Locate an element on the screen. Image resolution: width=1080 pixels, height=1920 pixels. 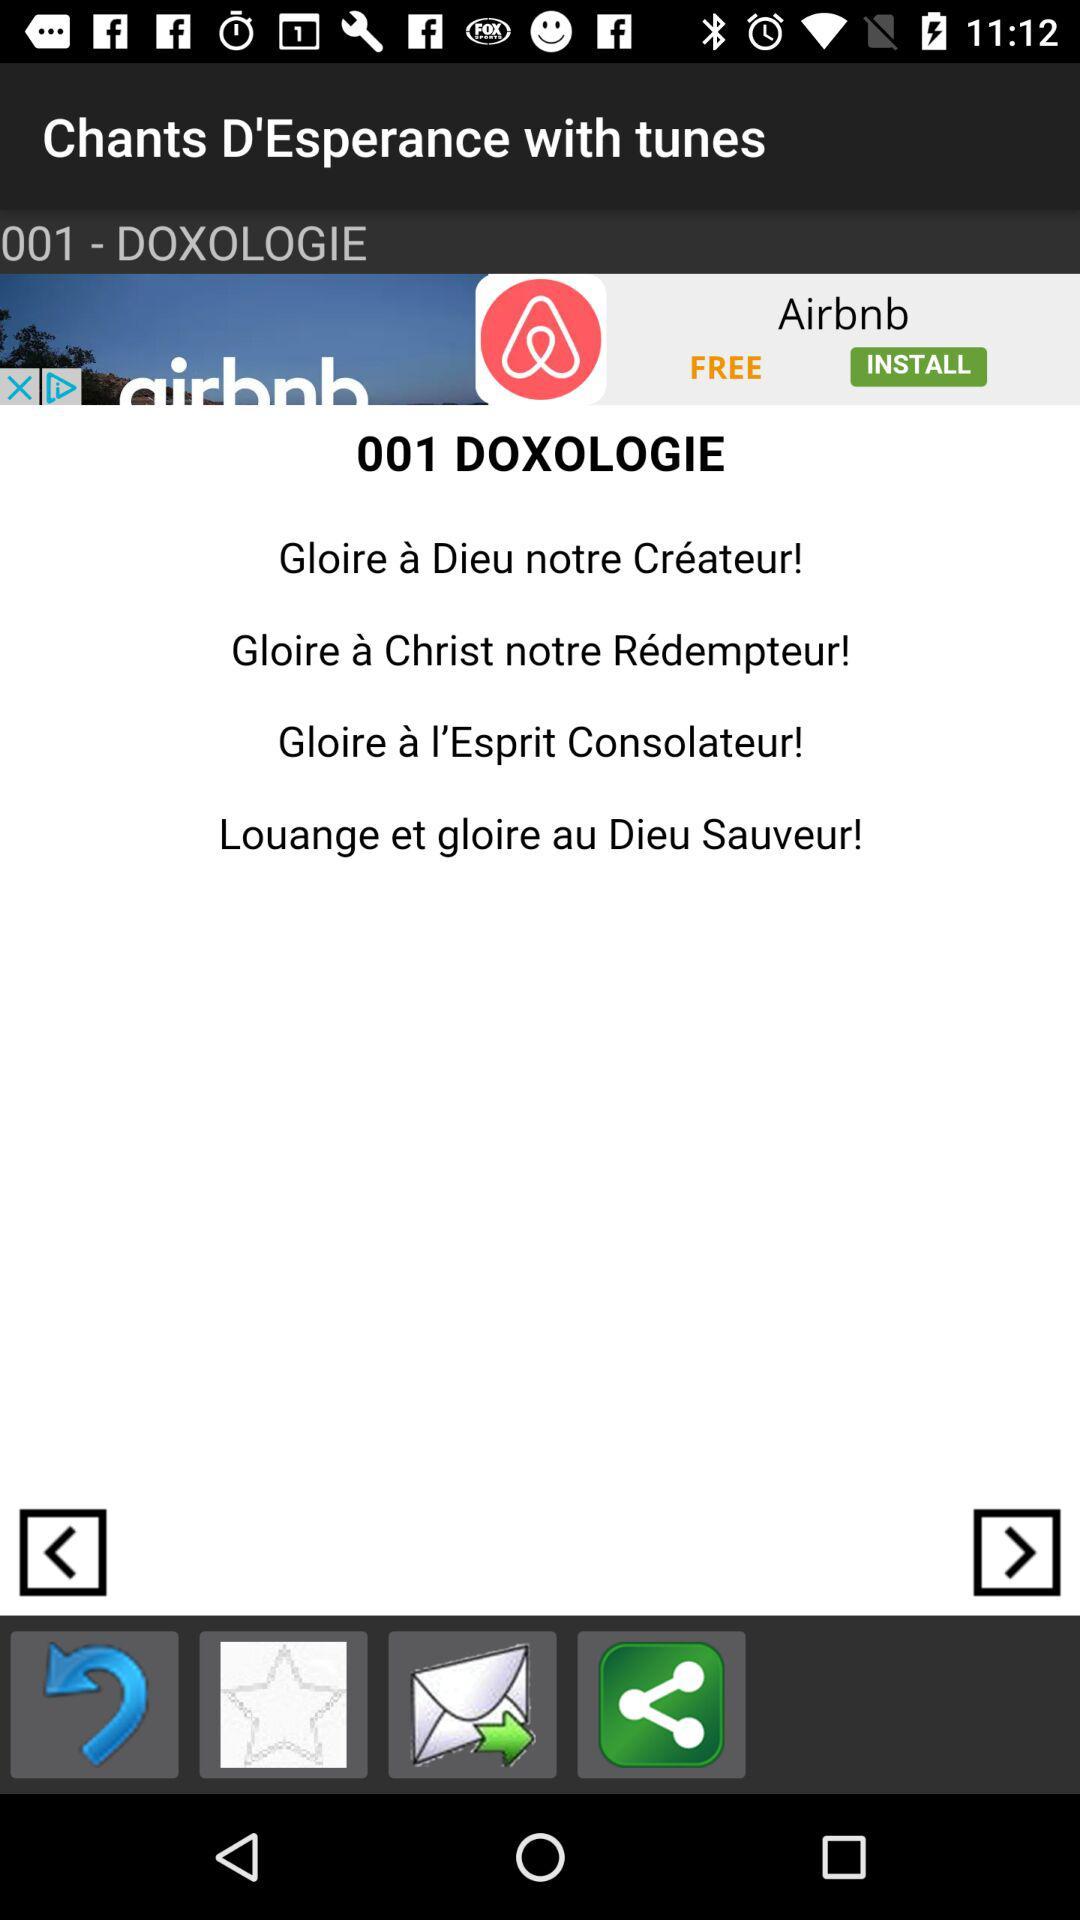
the share icon is located at coordinates (661, 1703).